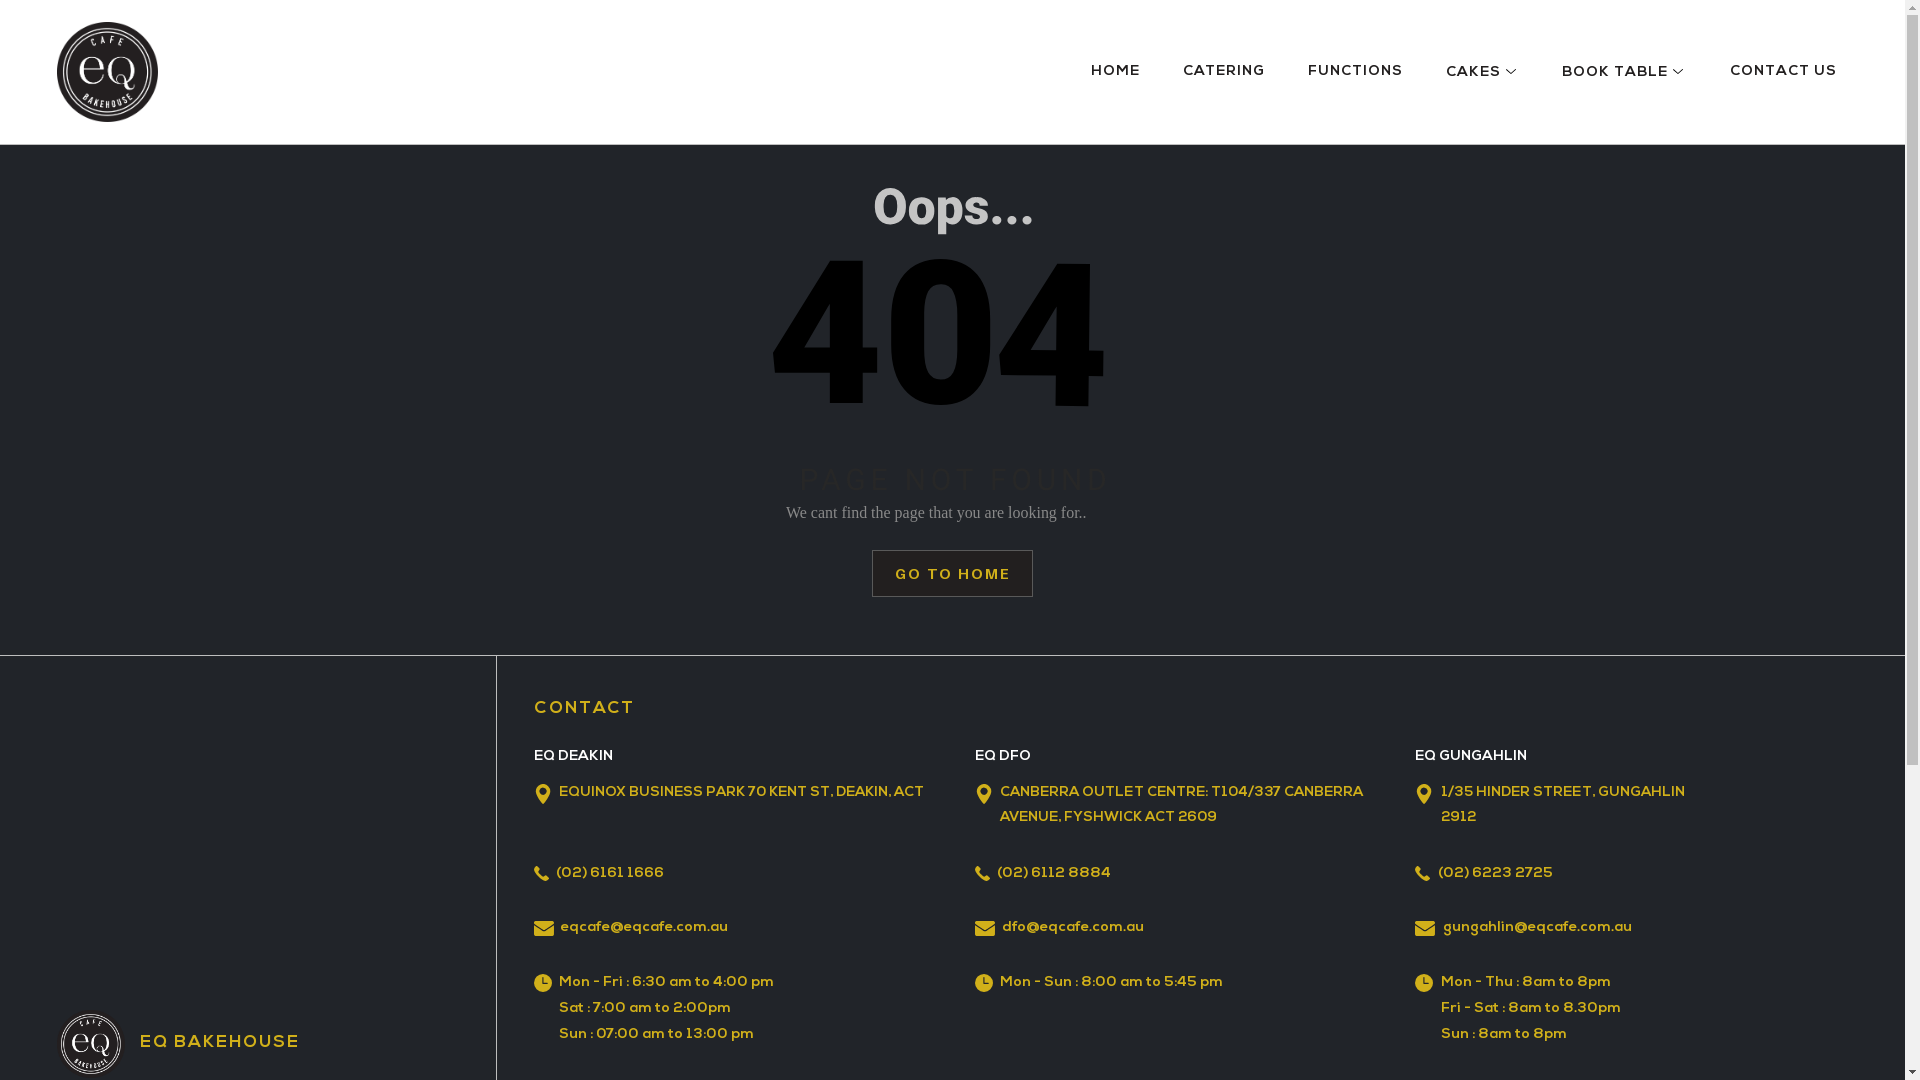 The image size is (1920, 1080). What do you see at coordinates (1308, 70) in the screenshot?
I see `'FUNCTIONS'` at bounding box center [1308, 70].